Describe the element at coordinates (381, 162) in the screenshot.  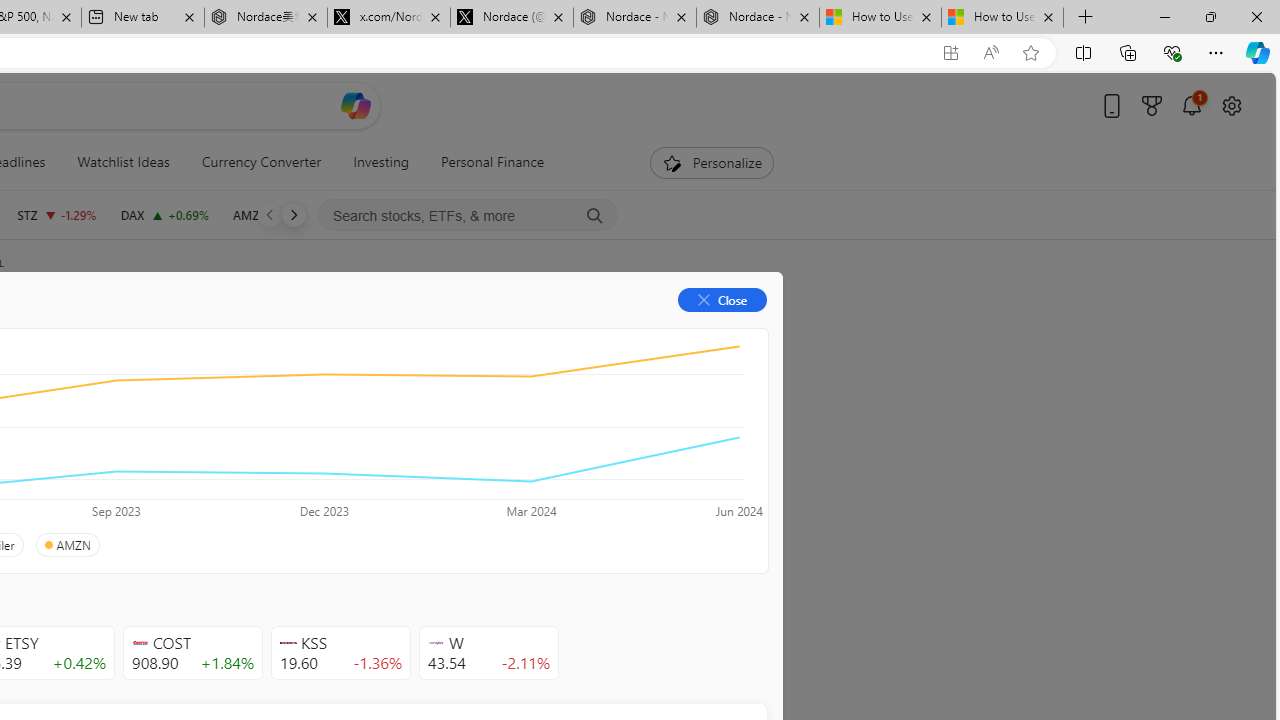
I see `'Investing'` at that location.